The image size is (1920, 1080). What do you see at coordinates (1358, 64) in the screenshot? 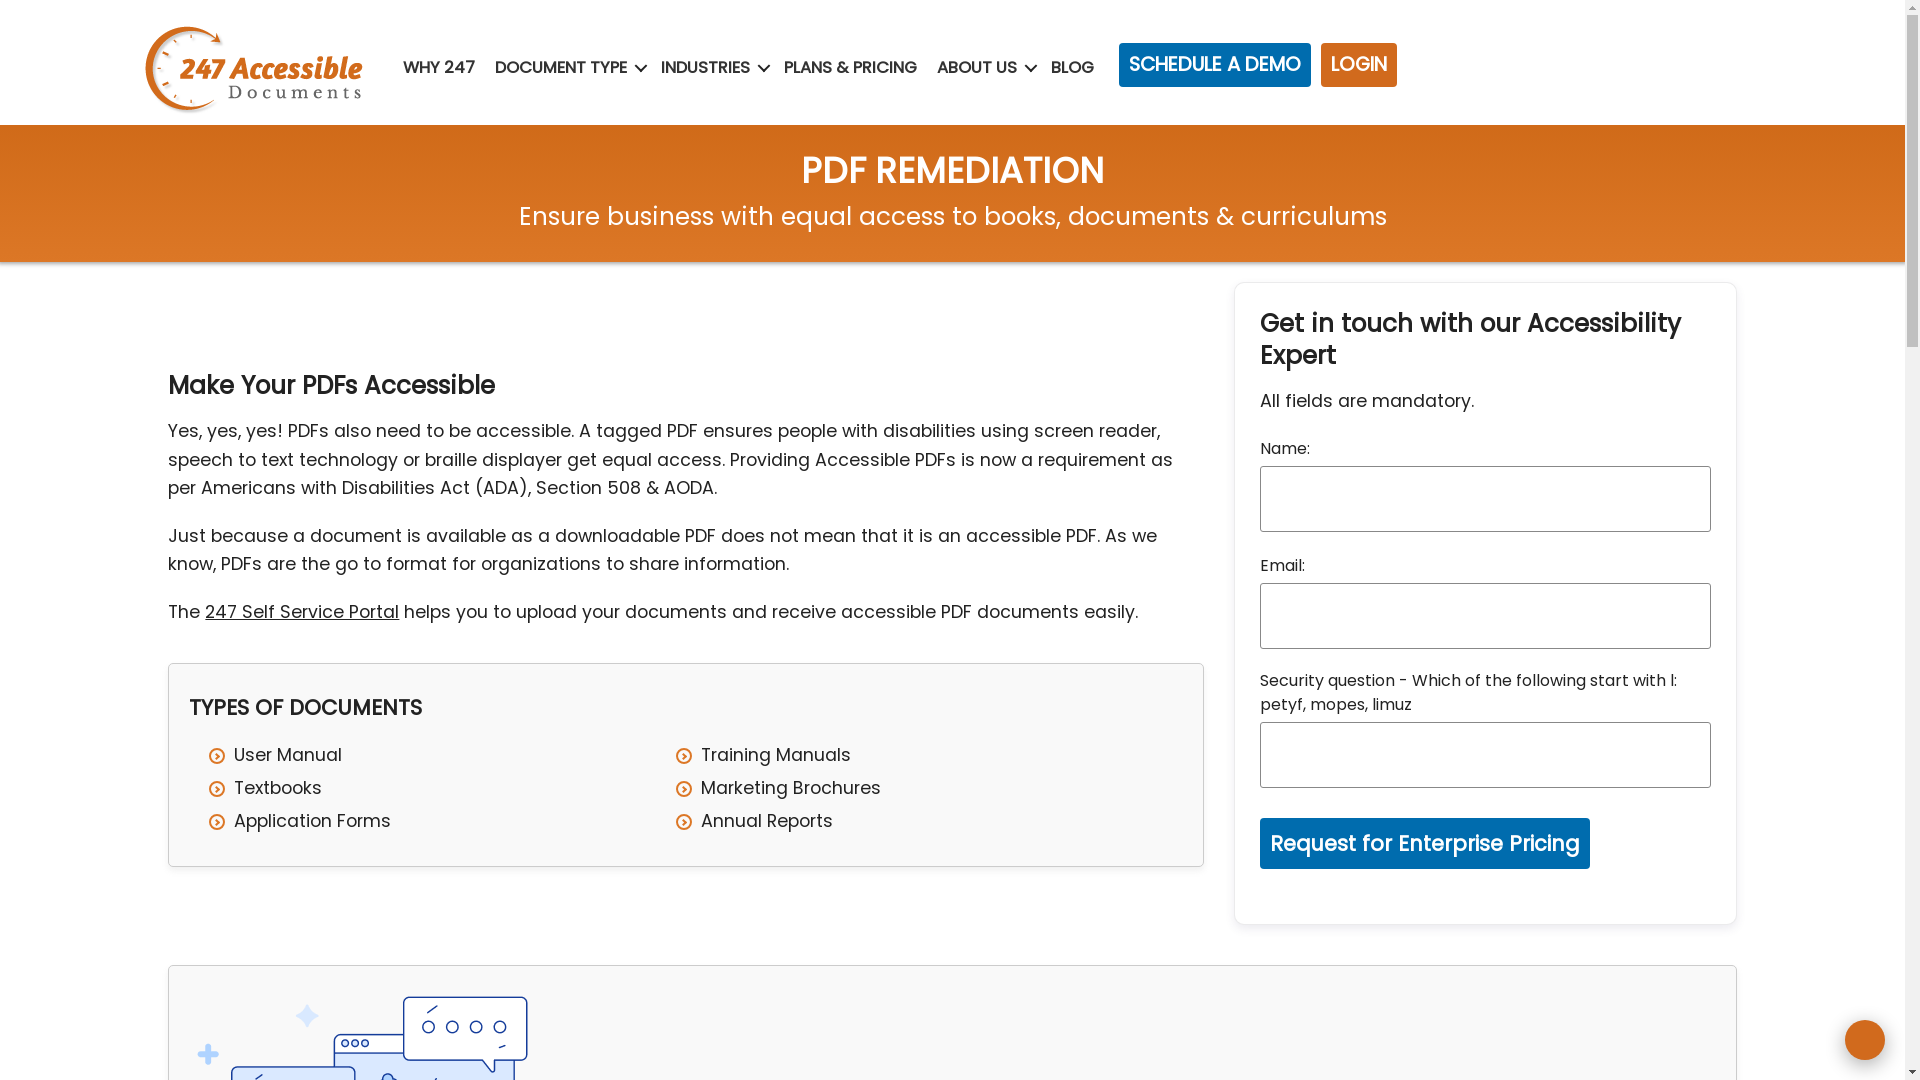
I see `'LOGIN'` at bounding box center [1358, 64].